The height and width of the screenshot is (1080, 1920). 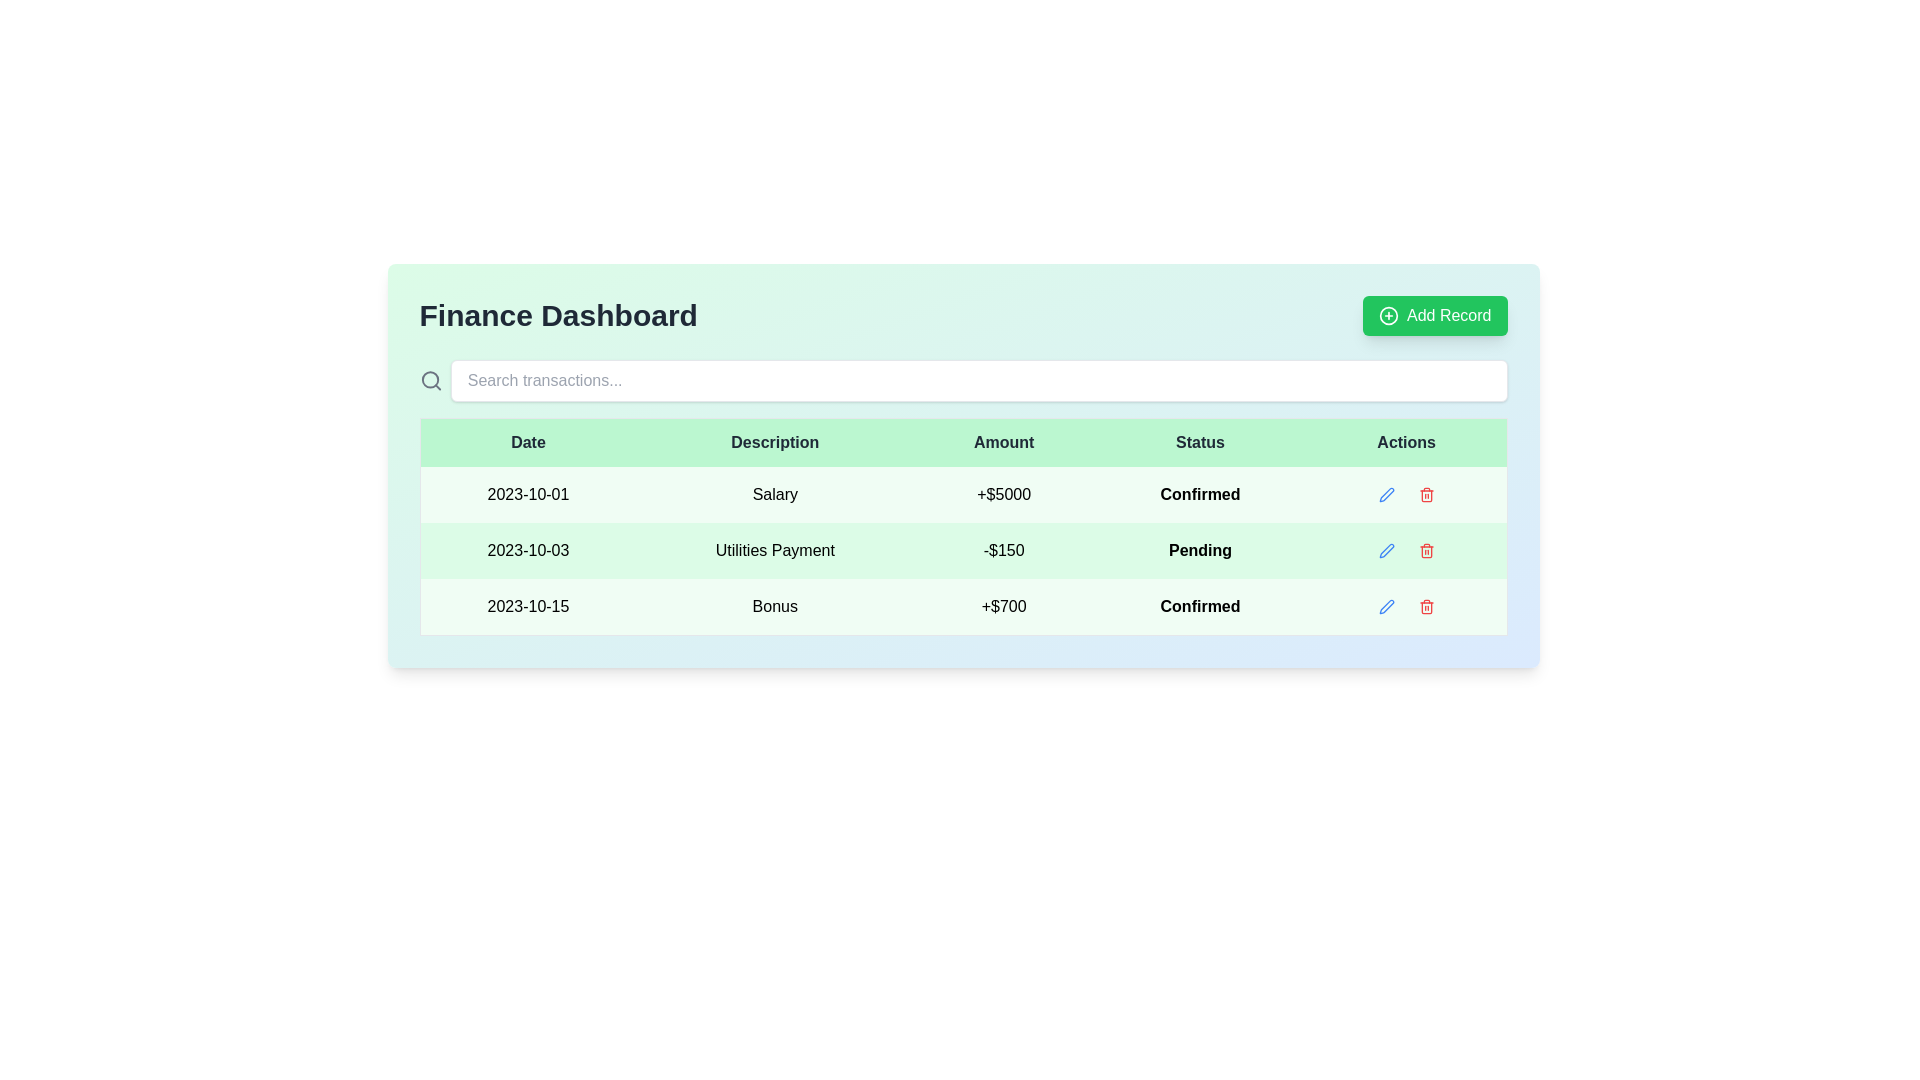 What do you see at coordinates (1385, 494) in the screenshot?
I see `the 'Edit' button, which is the second clickable icon in the 'Actions' column of the table, located to the left of the red trash bin icon in the first row` at bounding box center [1385, 494].